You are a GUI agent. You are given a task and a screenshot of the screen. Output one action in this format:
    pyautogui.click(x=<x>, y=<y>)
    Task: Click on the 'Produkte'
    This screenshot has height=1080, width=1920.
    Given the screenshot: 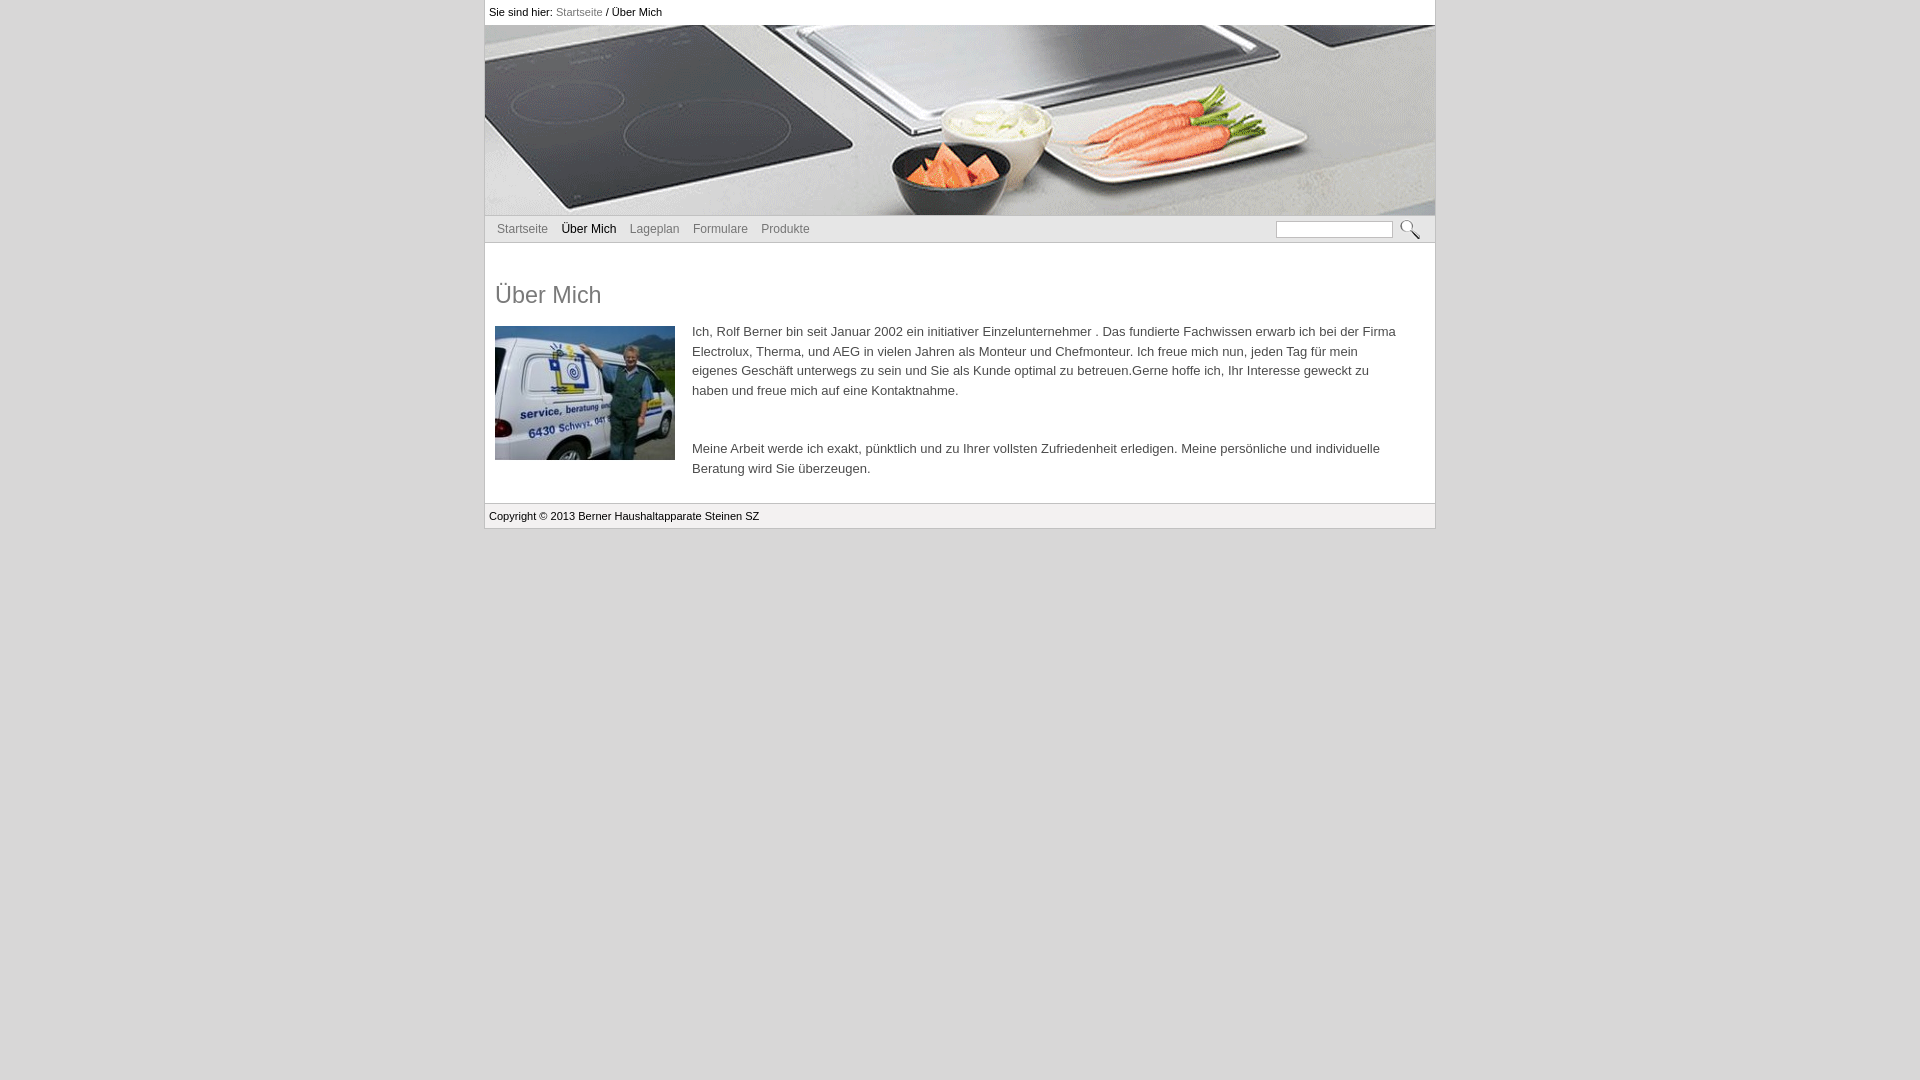 What is the action you would take?
    pyautogui.click(x=784, y=227)
    